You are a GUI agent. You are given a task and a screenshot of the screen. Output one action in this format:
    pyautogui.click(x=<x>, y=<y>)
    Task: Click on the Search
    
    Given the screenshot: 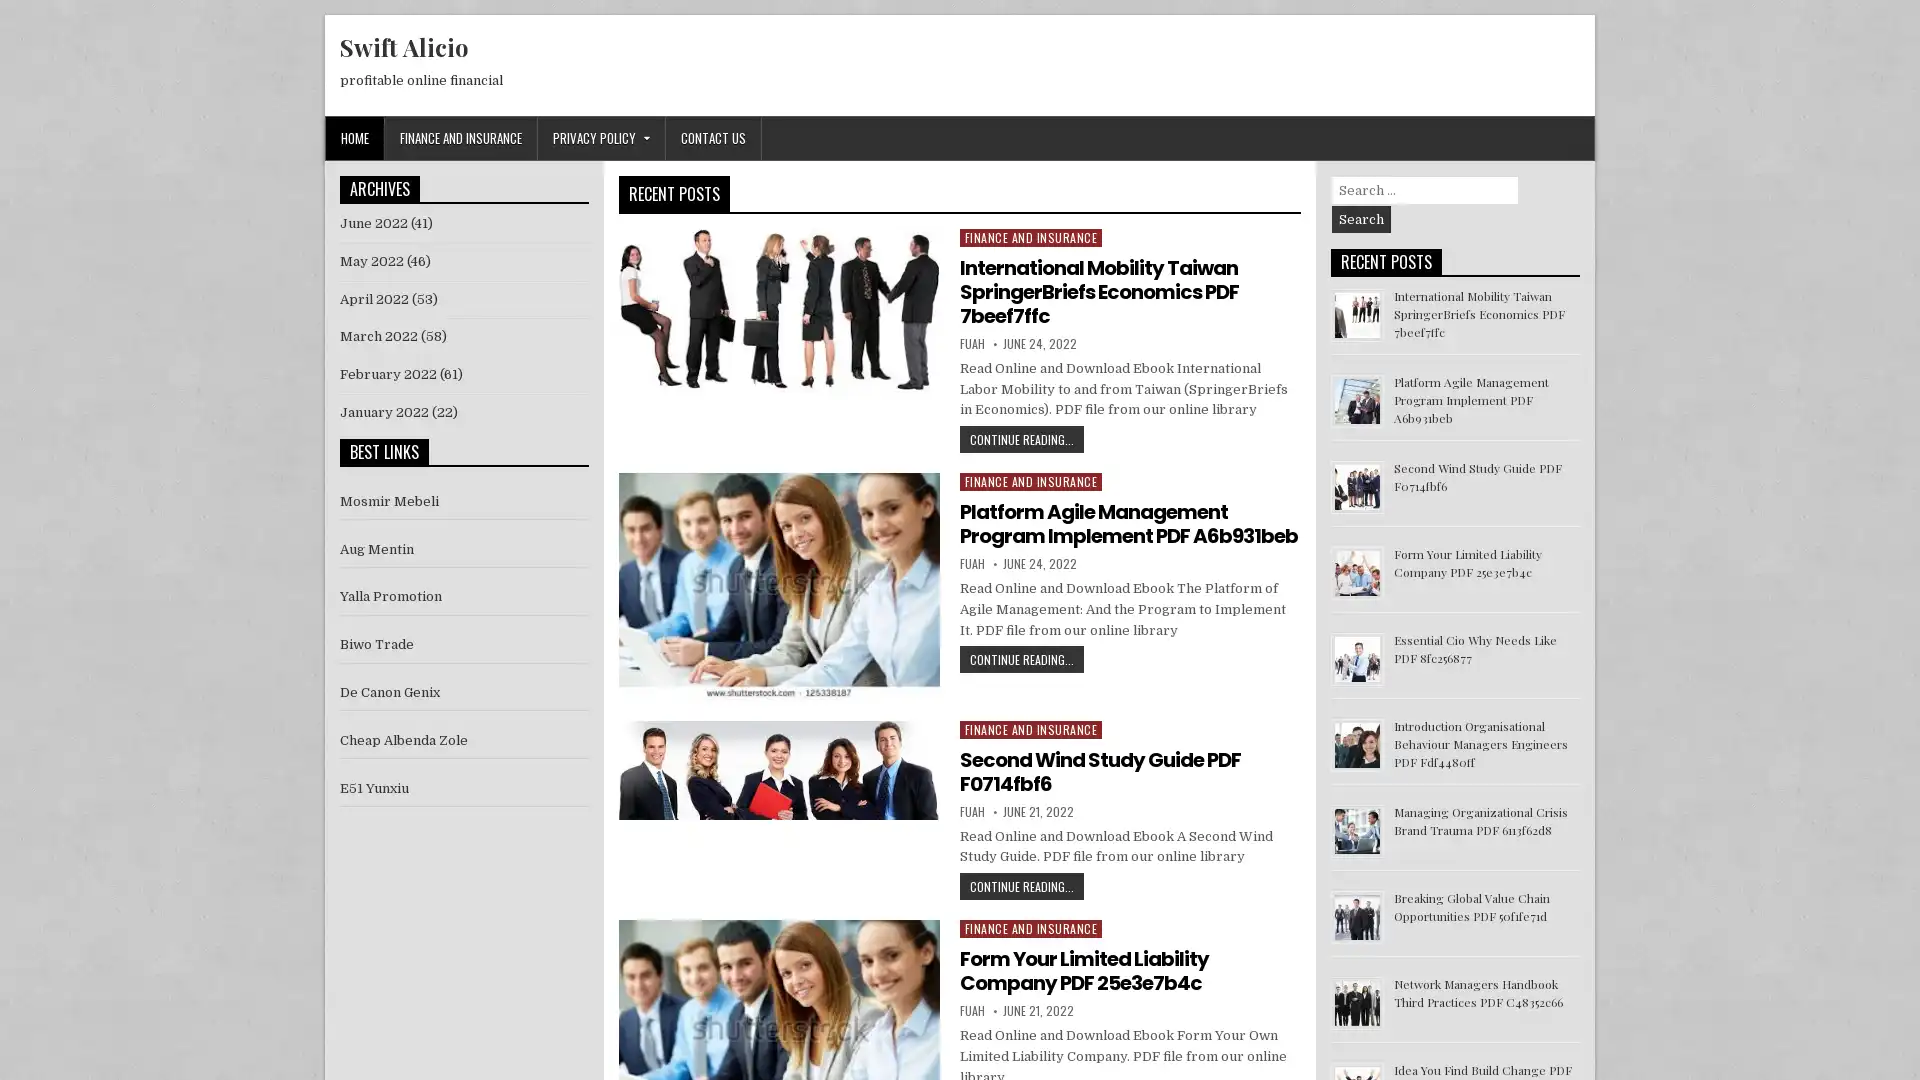 What is the action you would take?
    pyautogui.click(x=1360, y=219)
    